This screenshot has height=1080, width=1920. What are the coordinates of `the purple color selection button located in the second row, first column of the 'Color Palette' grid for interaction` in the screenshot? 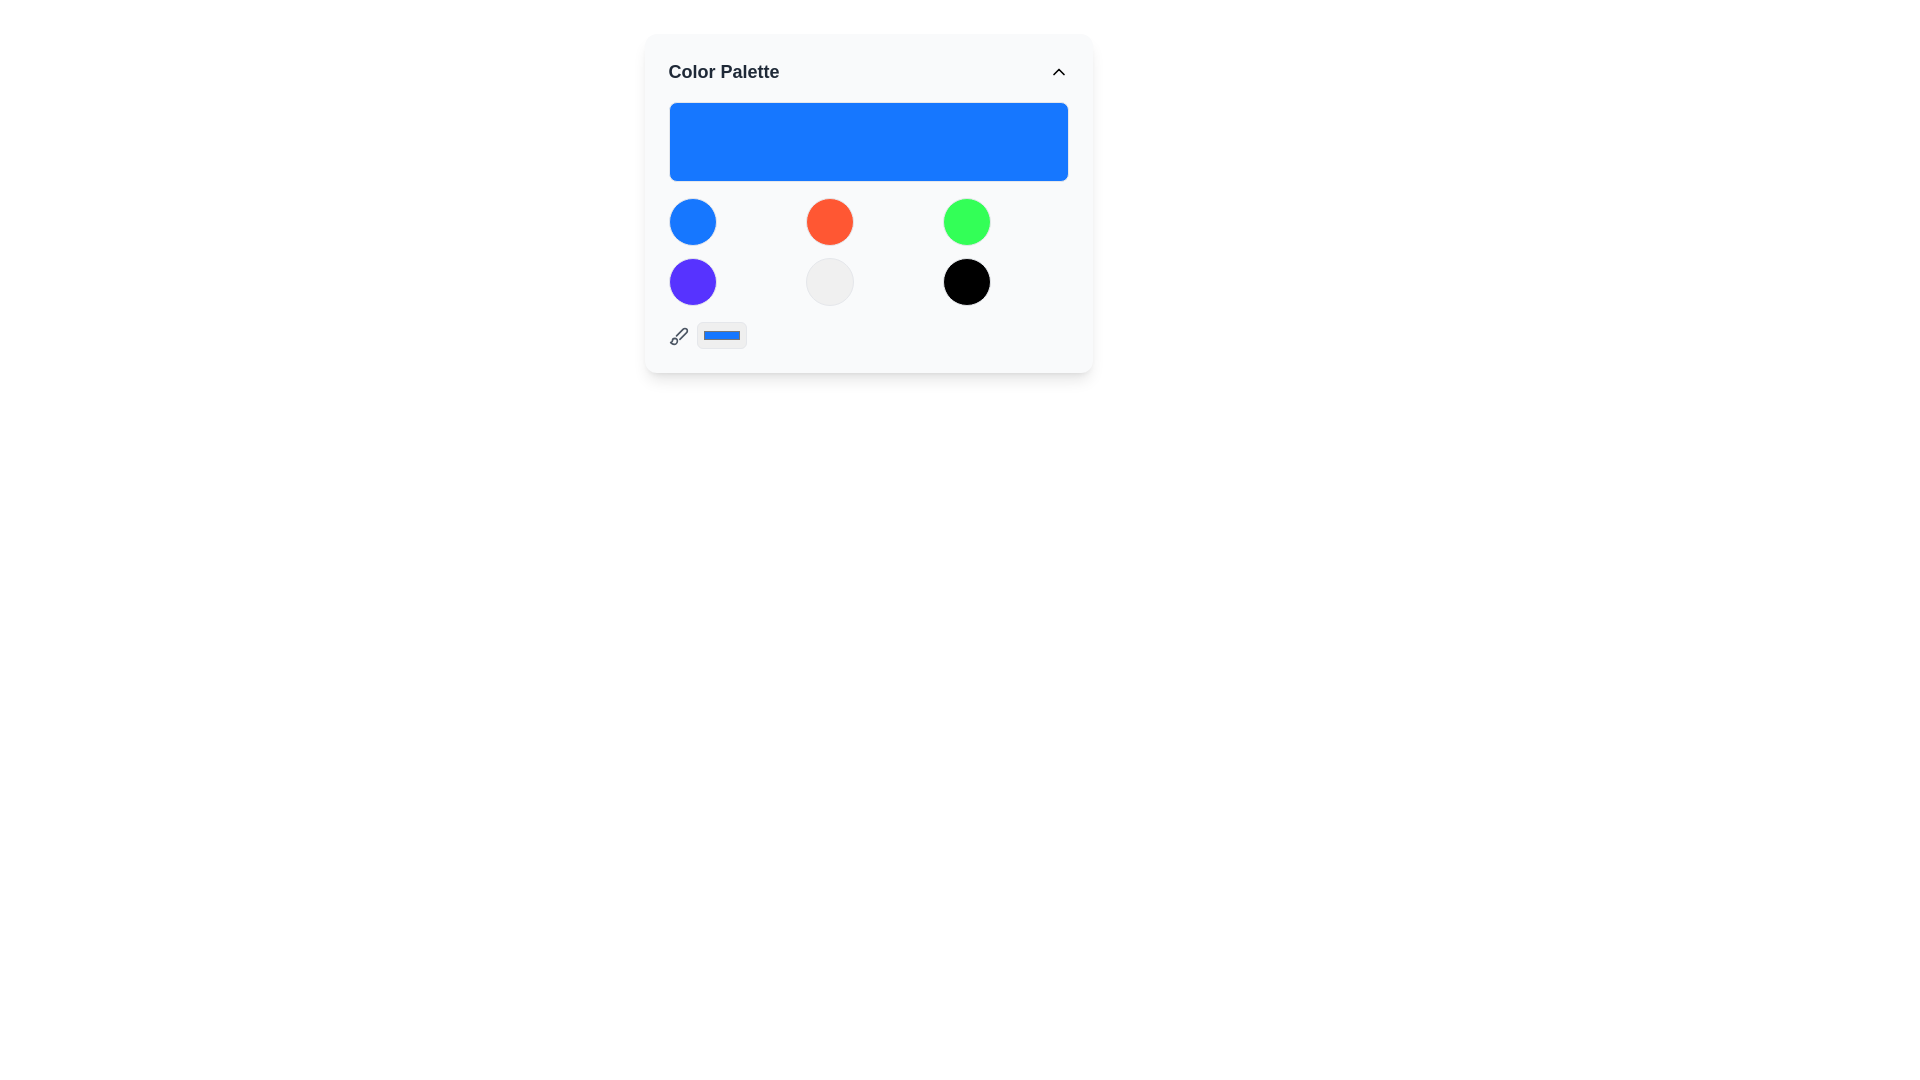 It's located at (692, 281).